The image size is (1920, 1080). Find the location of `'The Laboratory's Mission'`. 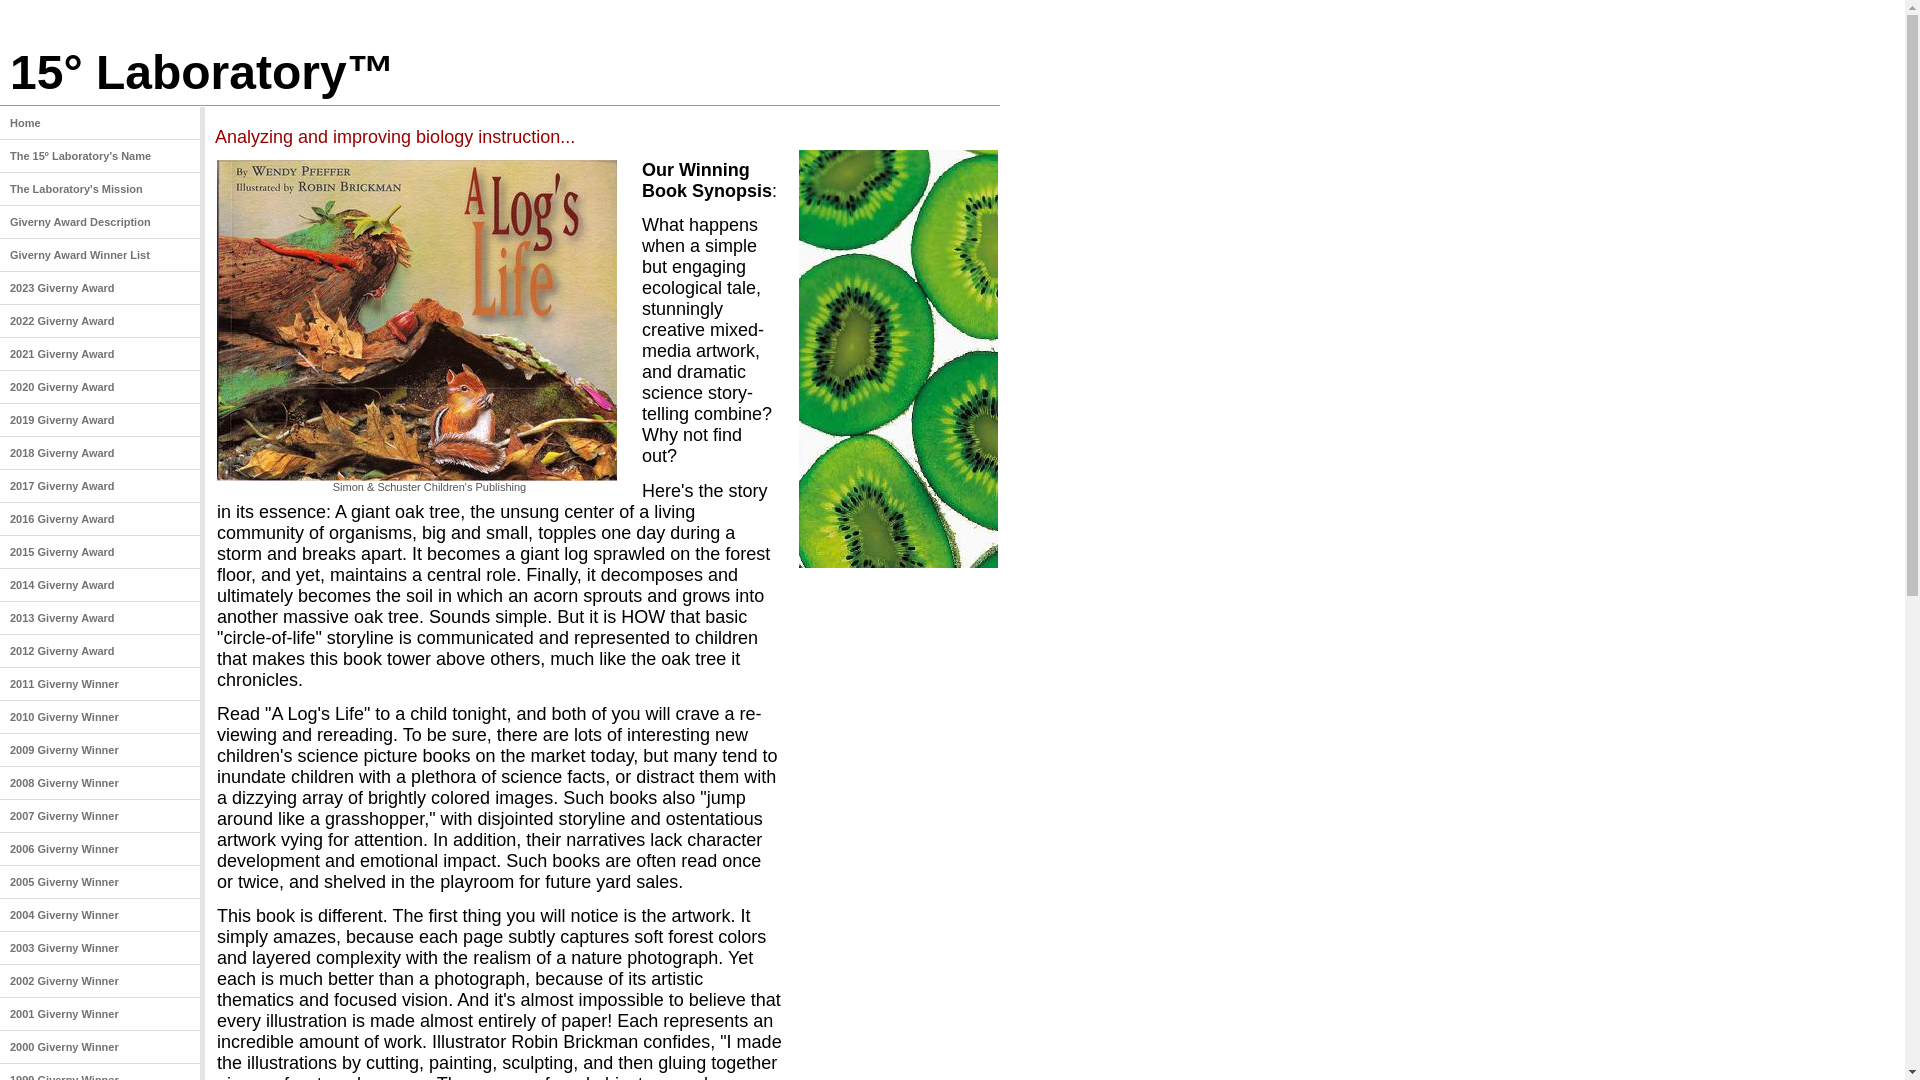

'The Laboratory's Mission' is located at coordinates (99, 189).